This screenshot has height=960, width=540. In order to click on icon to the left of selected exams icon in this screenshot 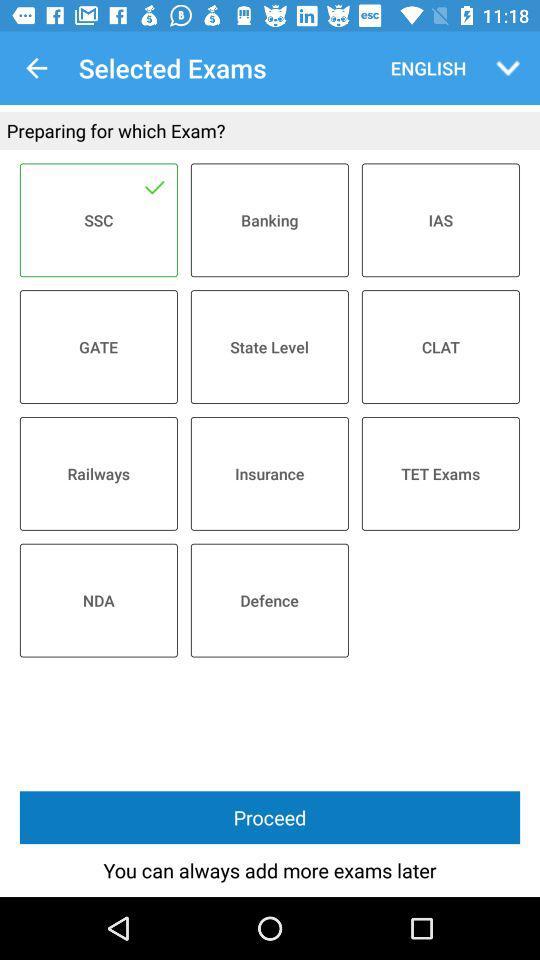, I will do `click(36, 68)`.